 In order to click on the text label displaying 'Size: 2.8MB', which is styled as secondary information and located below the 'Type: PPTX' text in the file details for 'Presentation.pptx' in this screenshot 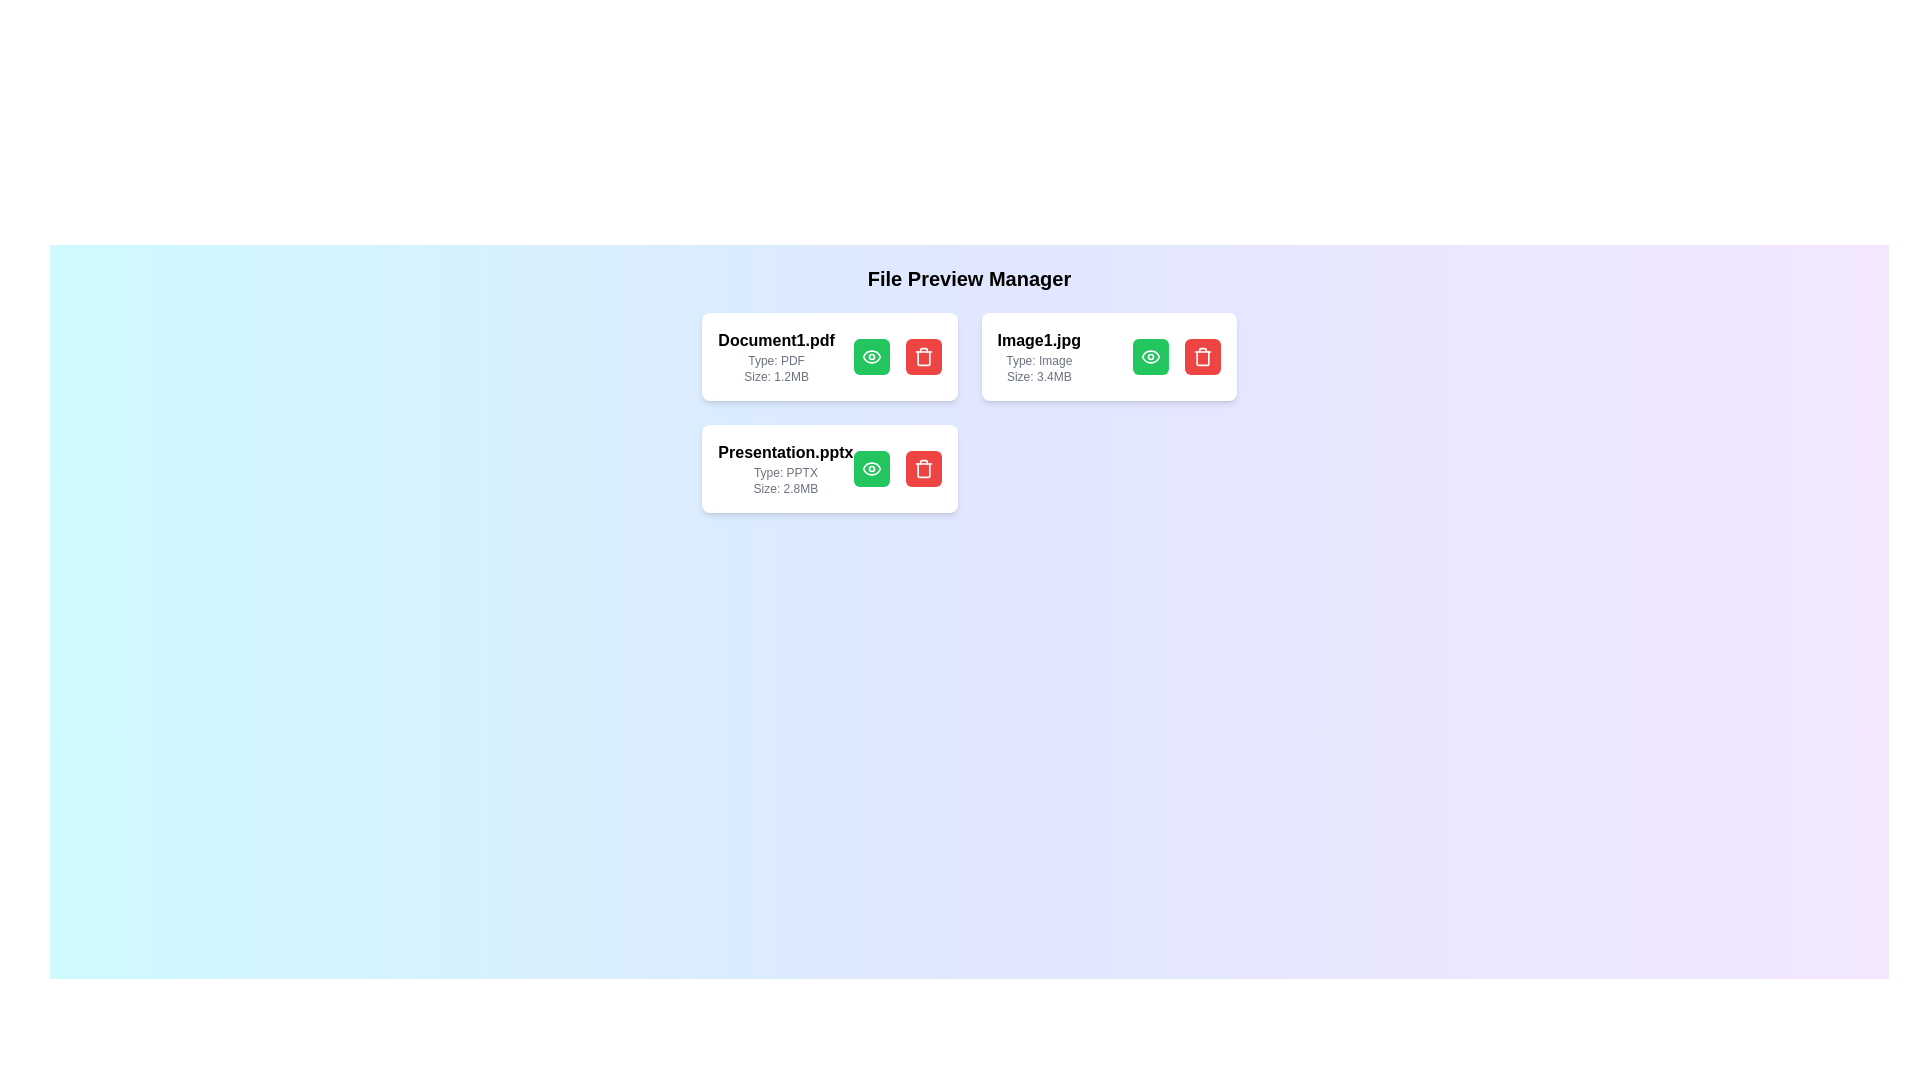, I will do `click(784, 489)`.